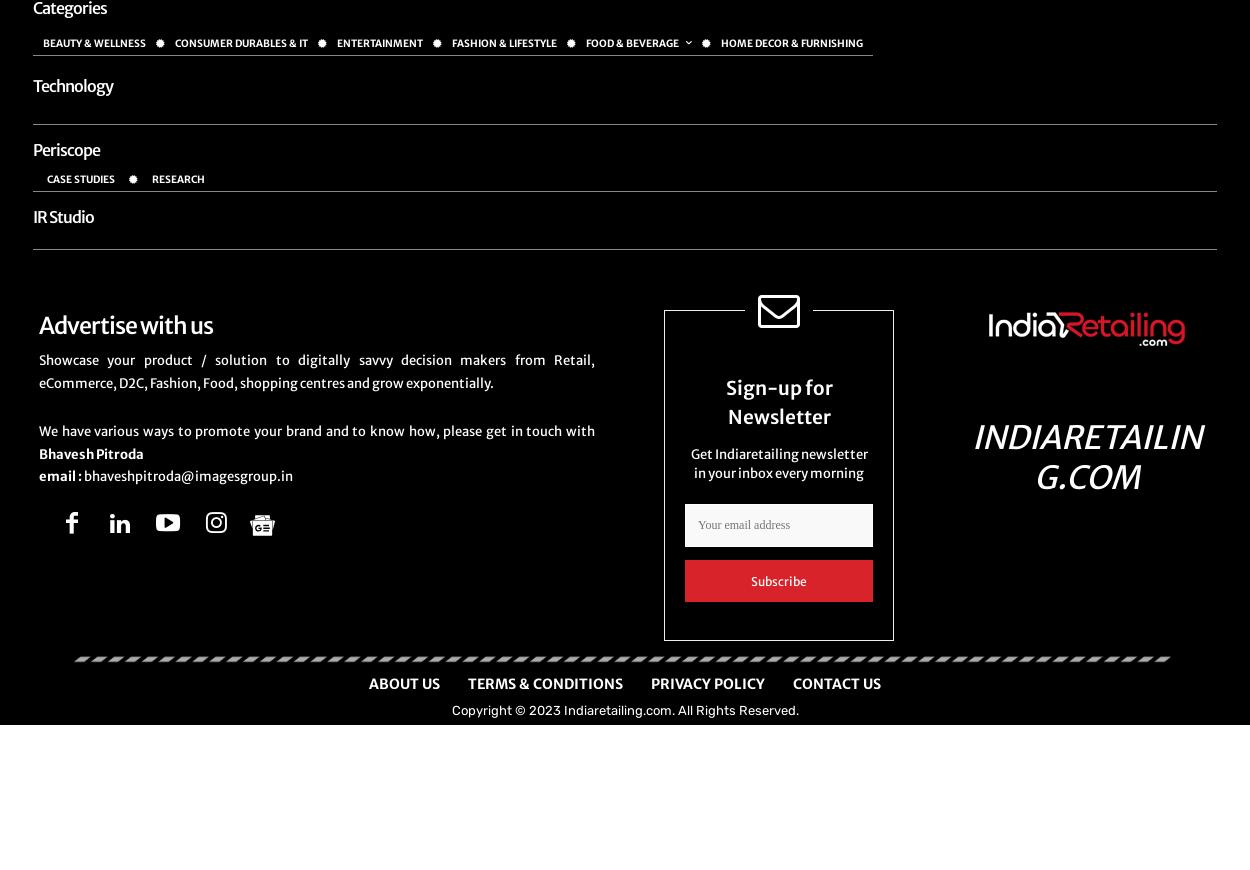 This screenshot has height=870, width=1250. What do you see at coordinates (380, 42) in the screenshot?
I see `'Entertainment'` at bounding box center [380, 42].